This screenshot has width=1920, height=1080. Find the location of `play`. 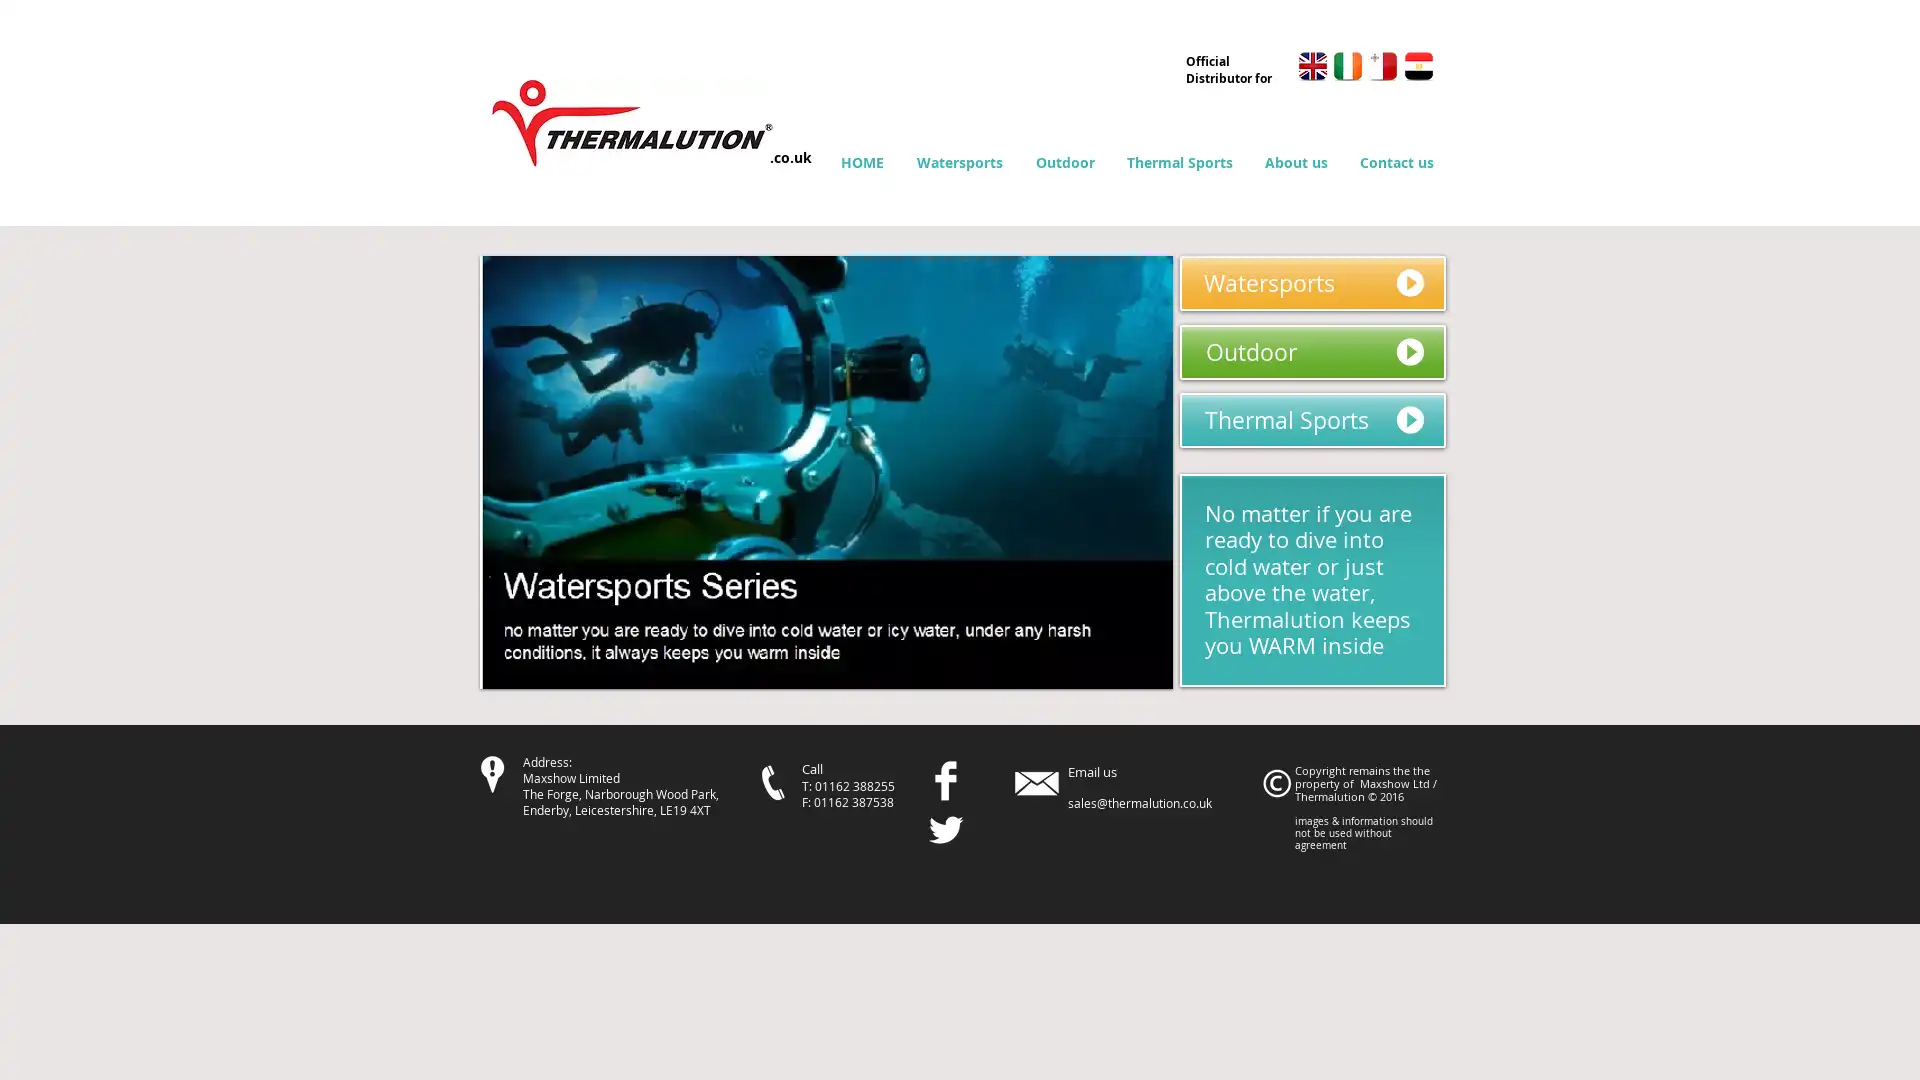

play is located at coordinates (1128, 671).